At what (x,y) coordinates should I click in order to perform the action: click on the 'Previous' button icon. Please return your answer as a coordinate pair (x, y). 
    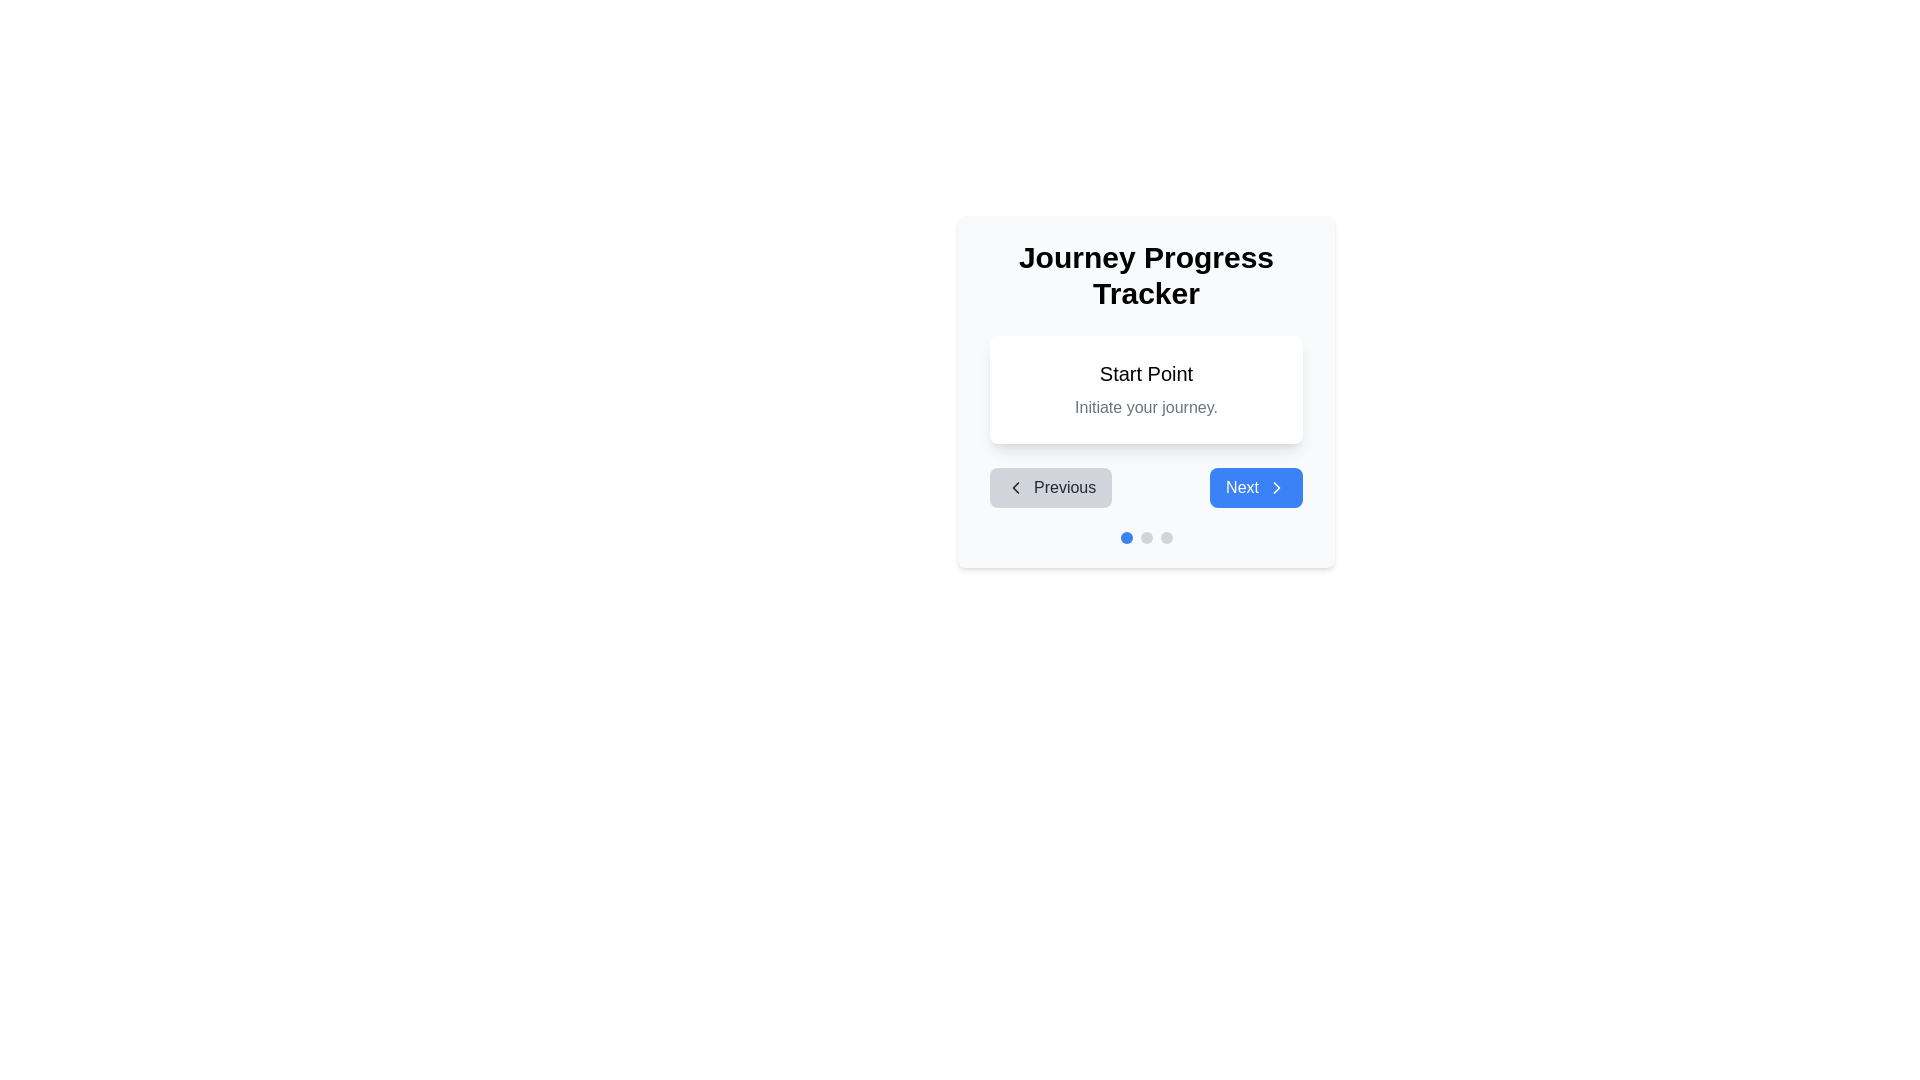
    Looking at the image, I should click on (1016, 488).